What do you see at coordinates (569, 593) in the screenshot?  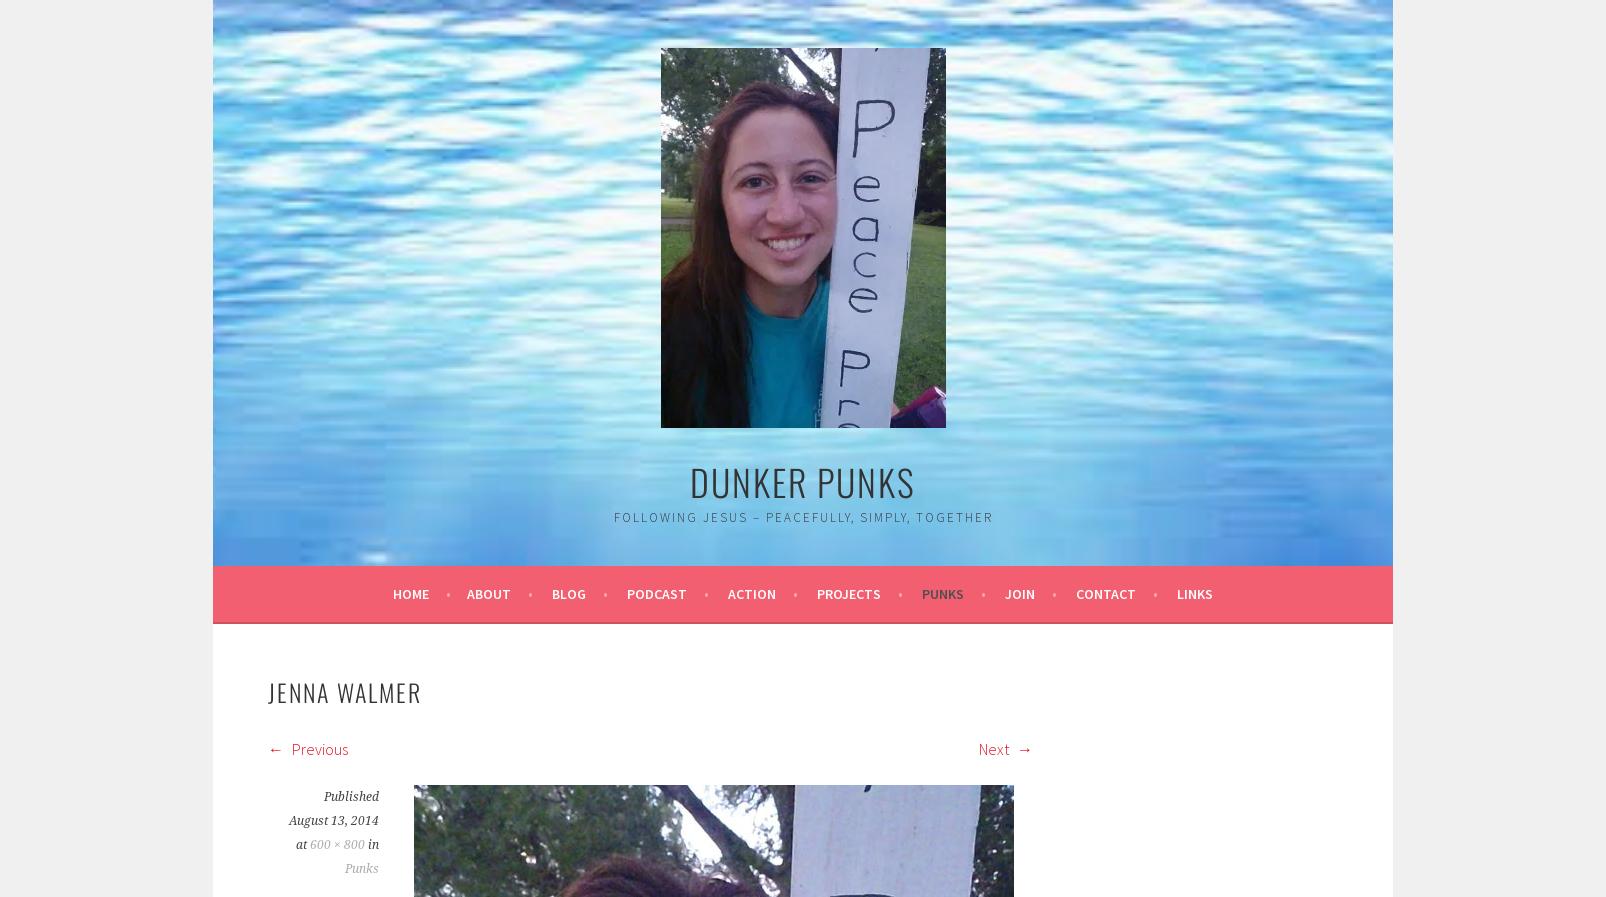 I see `'Blog'` at bounding box center [569, 593].